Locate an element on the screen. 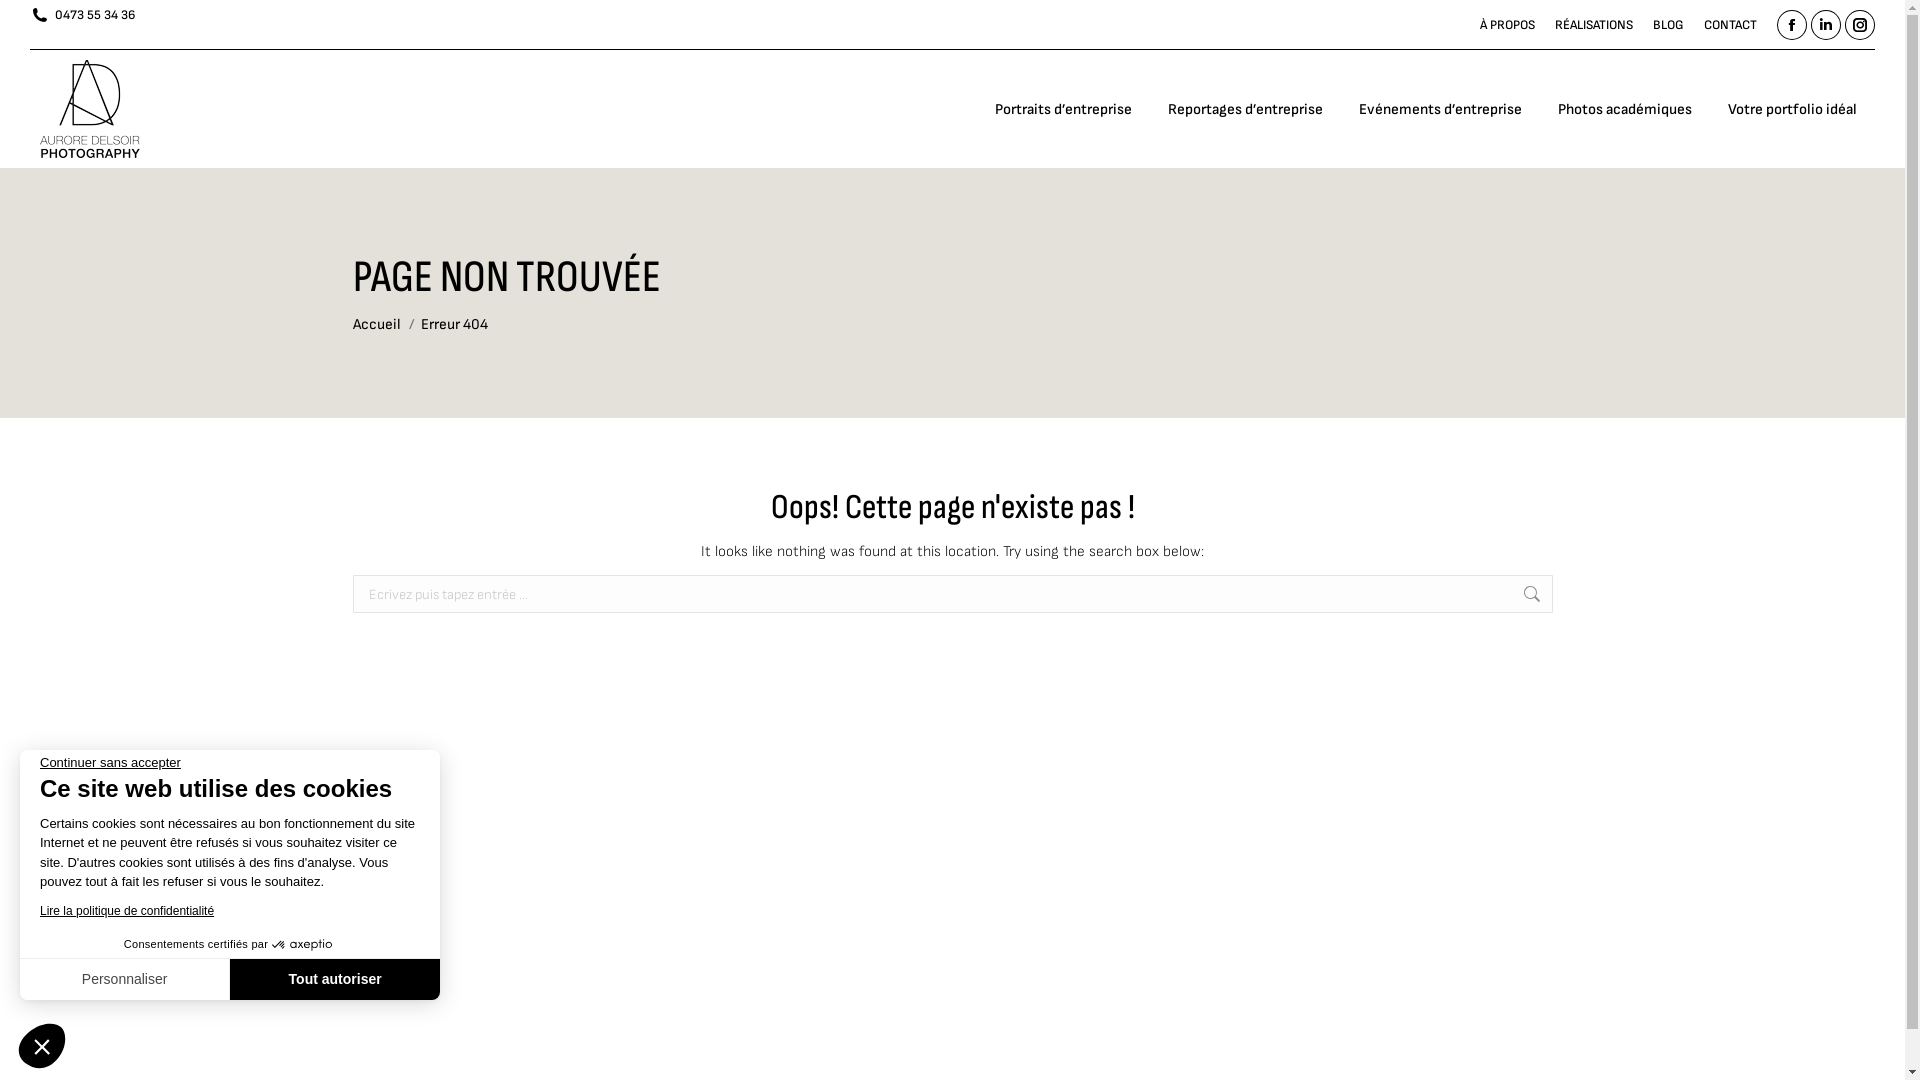  'Accueil' is located at coordinates (375, 323).